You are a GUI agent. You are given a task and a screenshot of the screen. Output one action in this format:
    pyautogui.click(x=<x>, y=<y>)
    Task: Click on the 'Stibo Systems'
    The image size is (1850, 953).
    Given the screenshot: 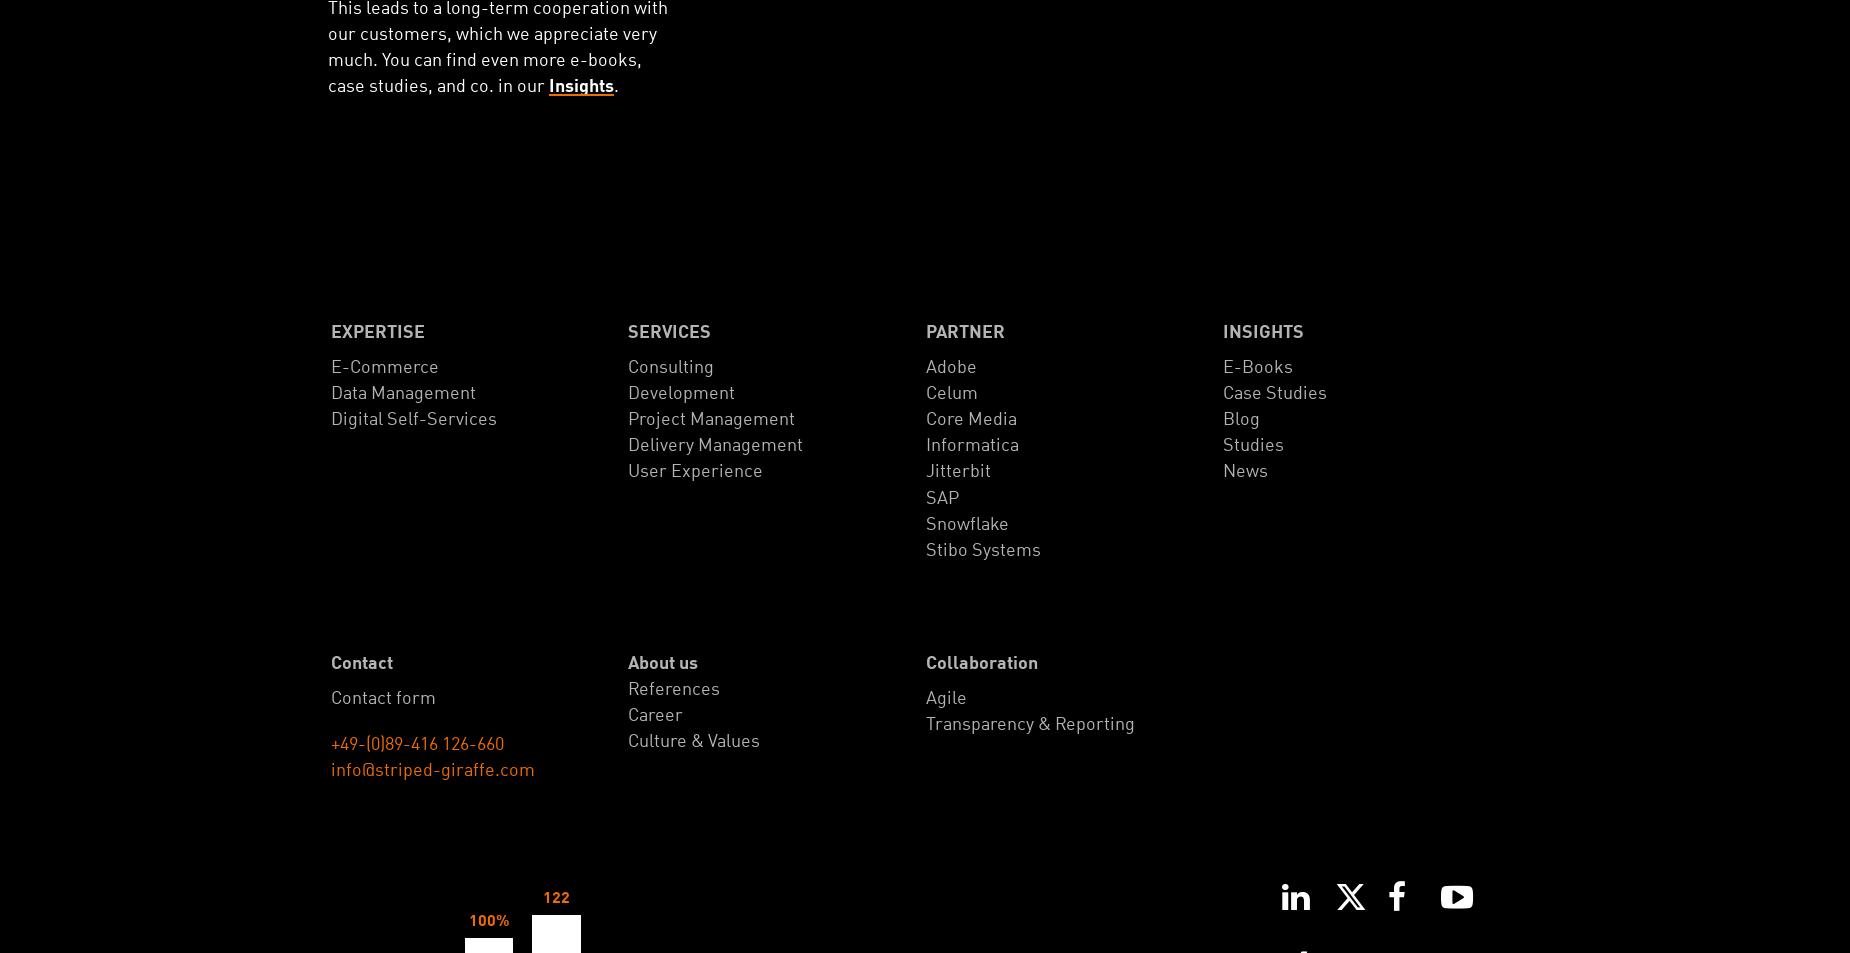 What is the action you would take?
    pyautogui.click(x=981, y=549)
    